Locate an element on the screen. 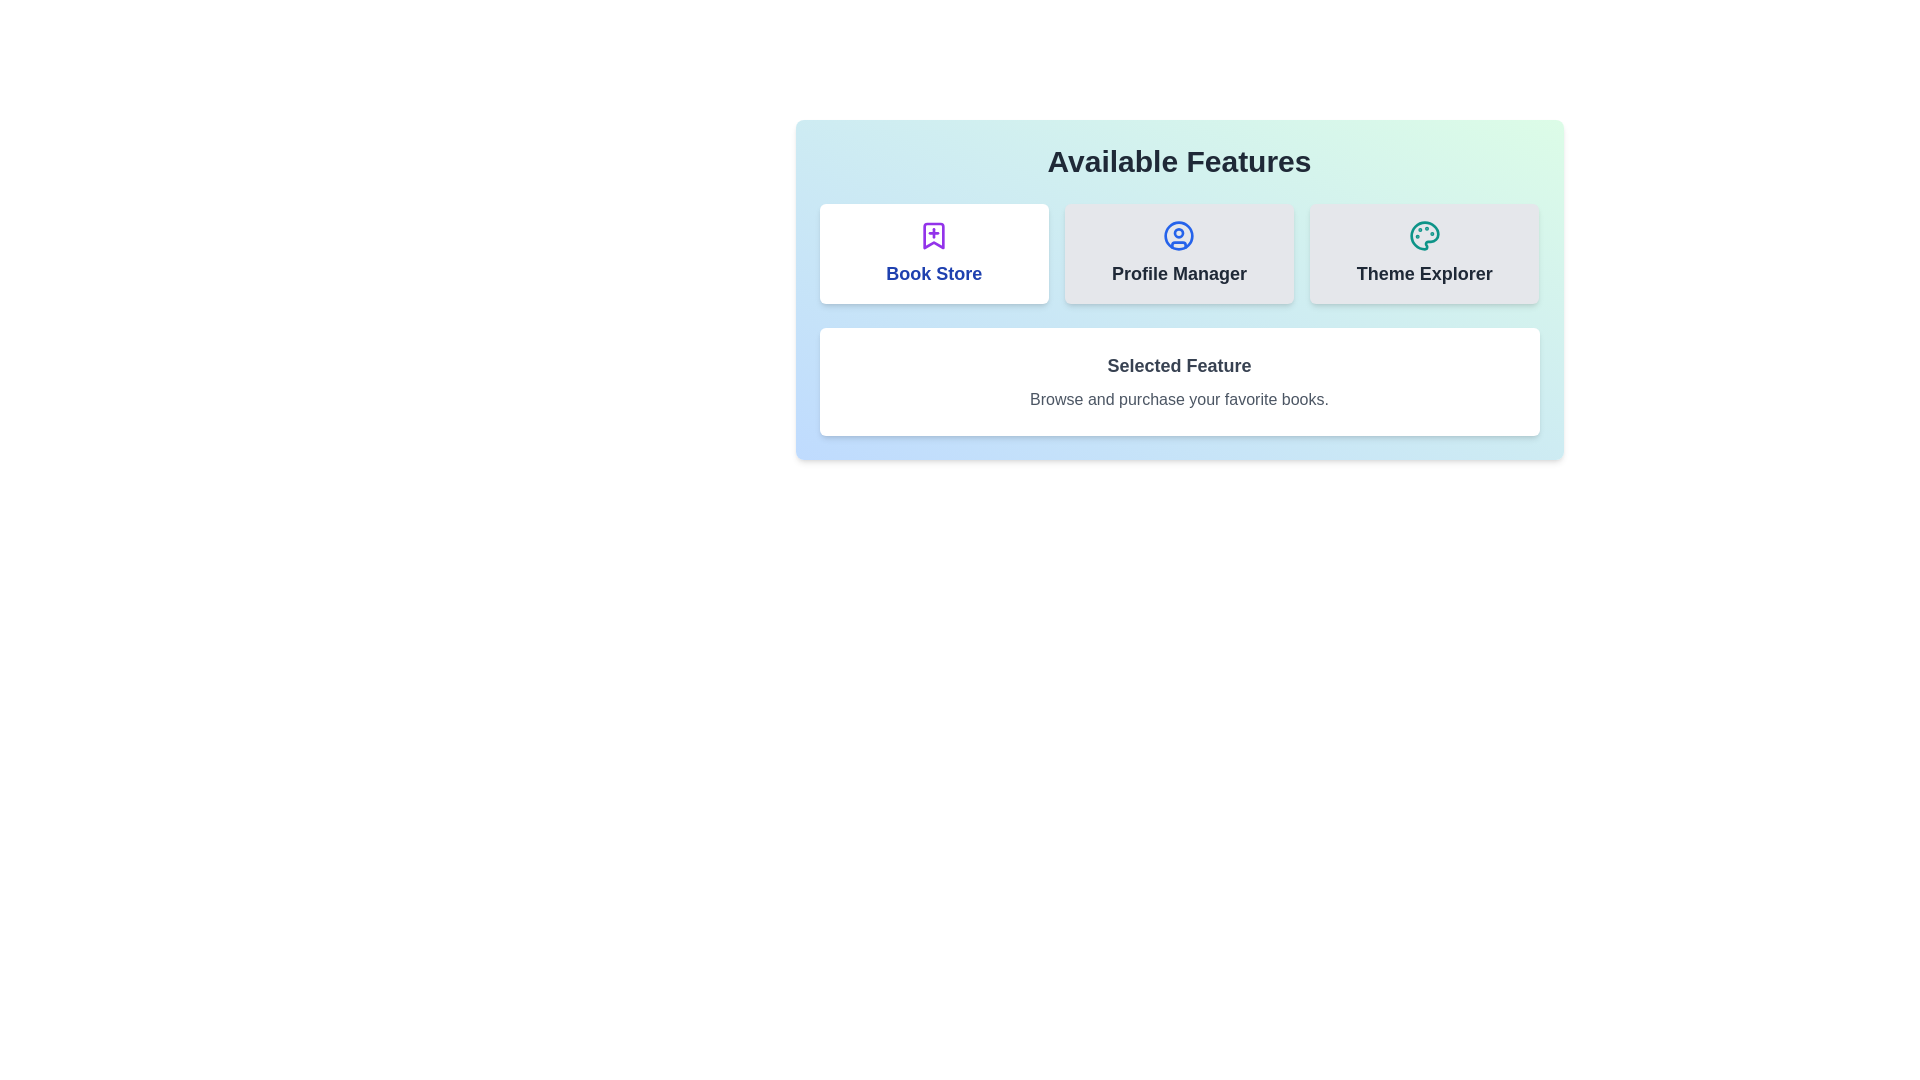  the Interactive card located in the top-left section of the 'Available Features' interface to trigger hover effects is located at coordinates (933, 253).